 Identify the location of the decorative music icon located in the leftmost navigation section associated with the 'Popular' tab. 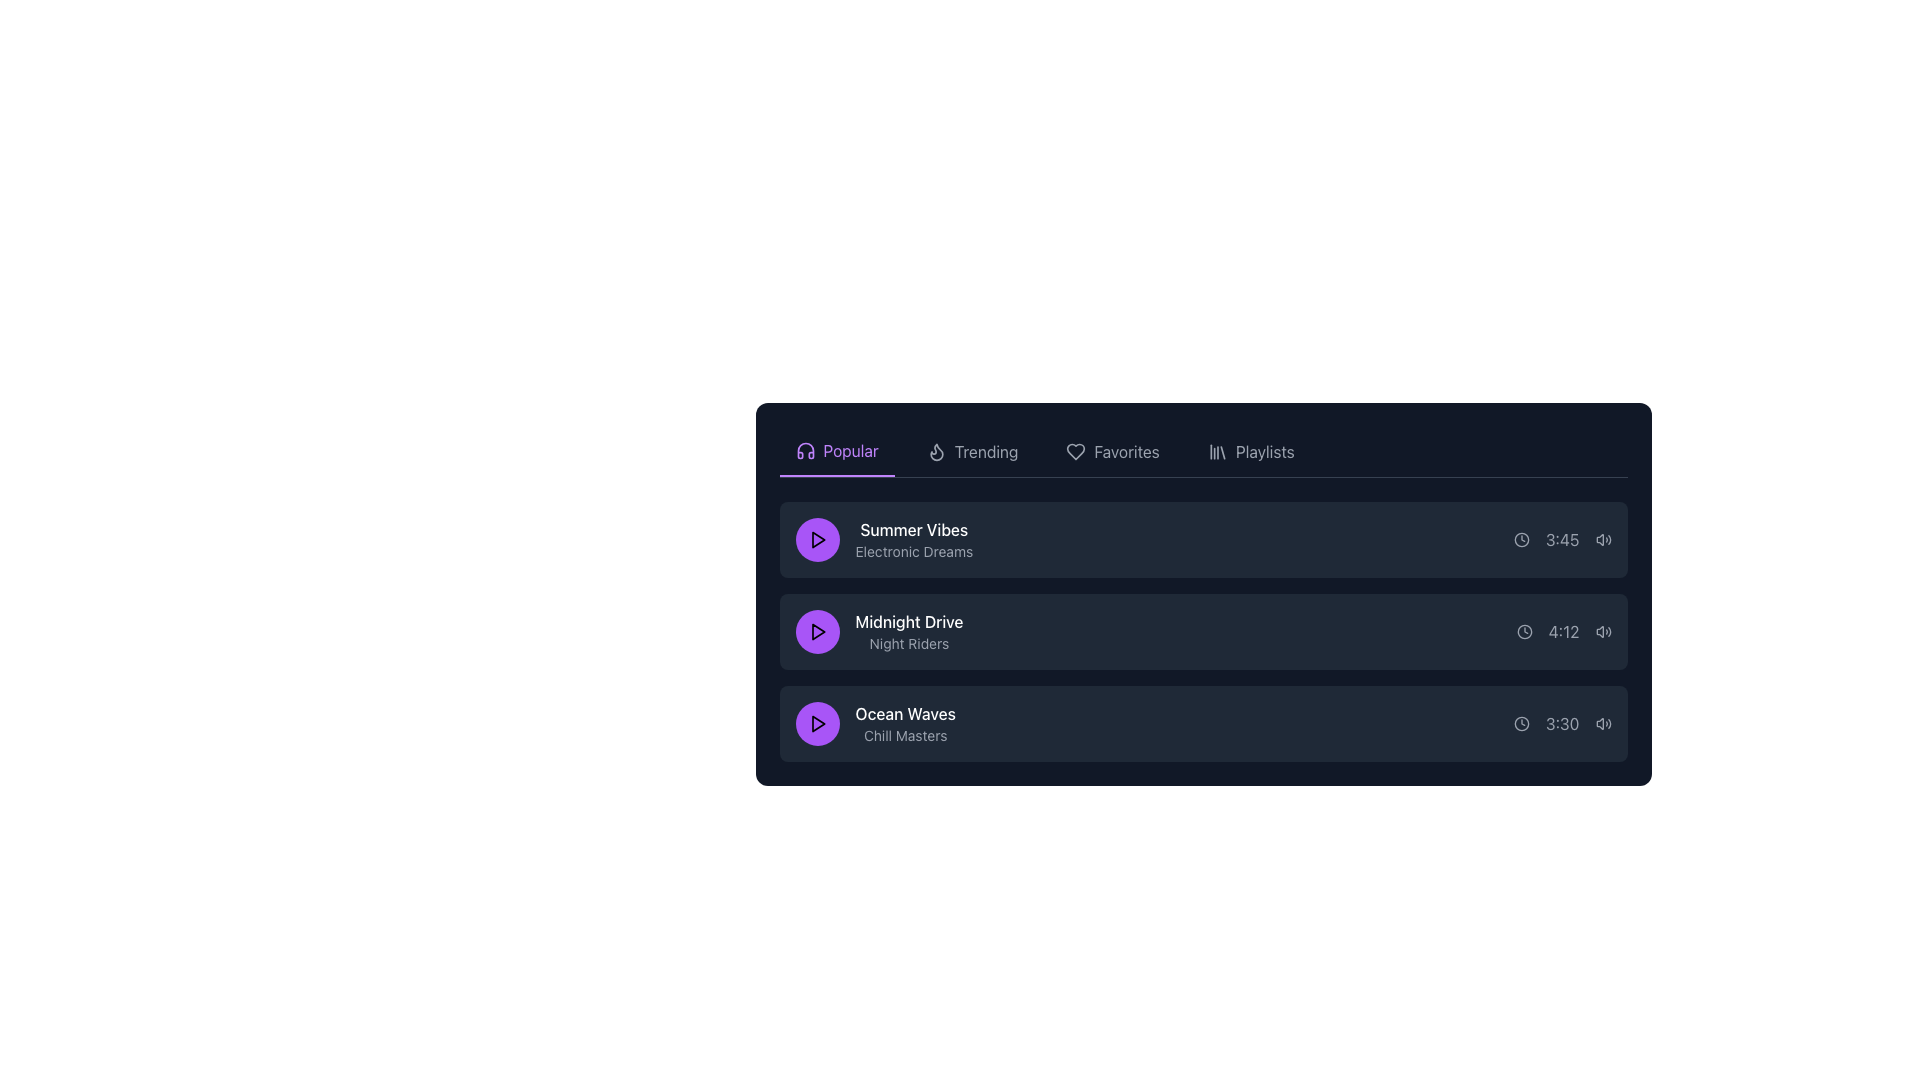
(805, 451).